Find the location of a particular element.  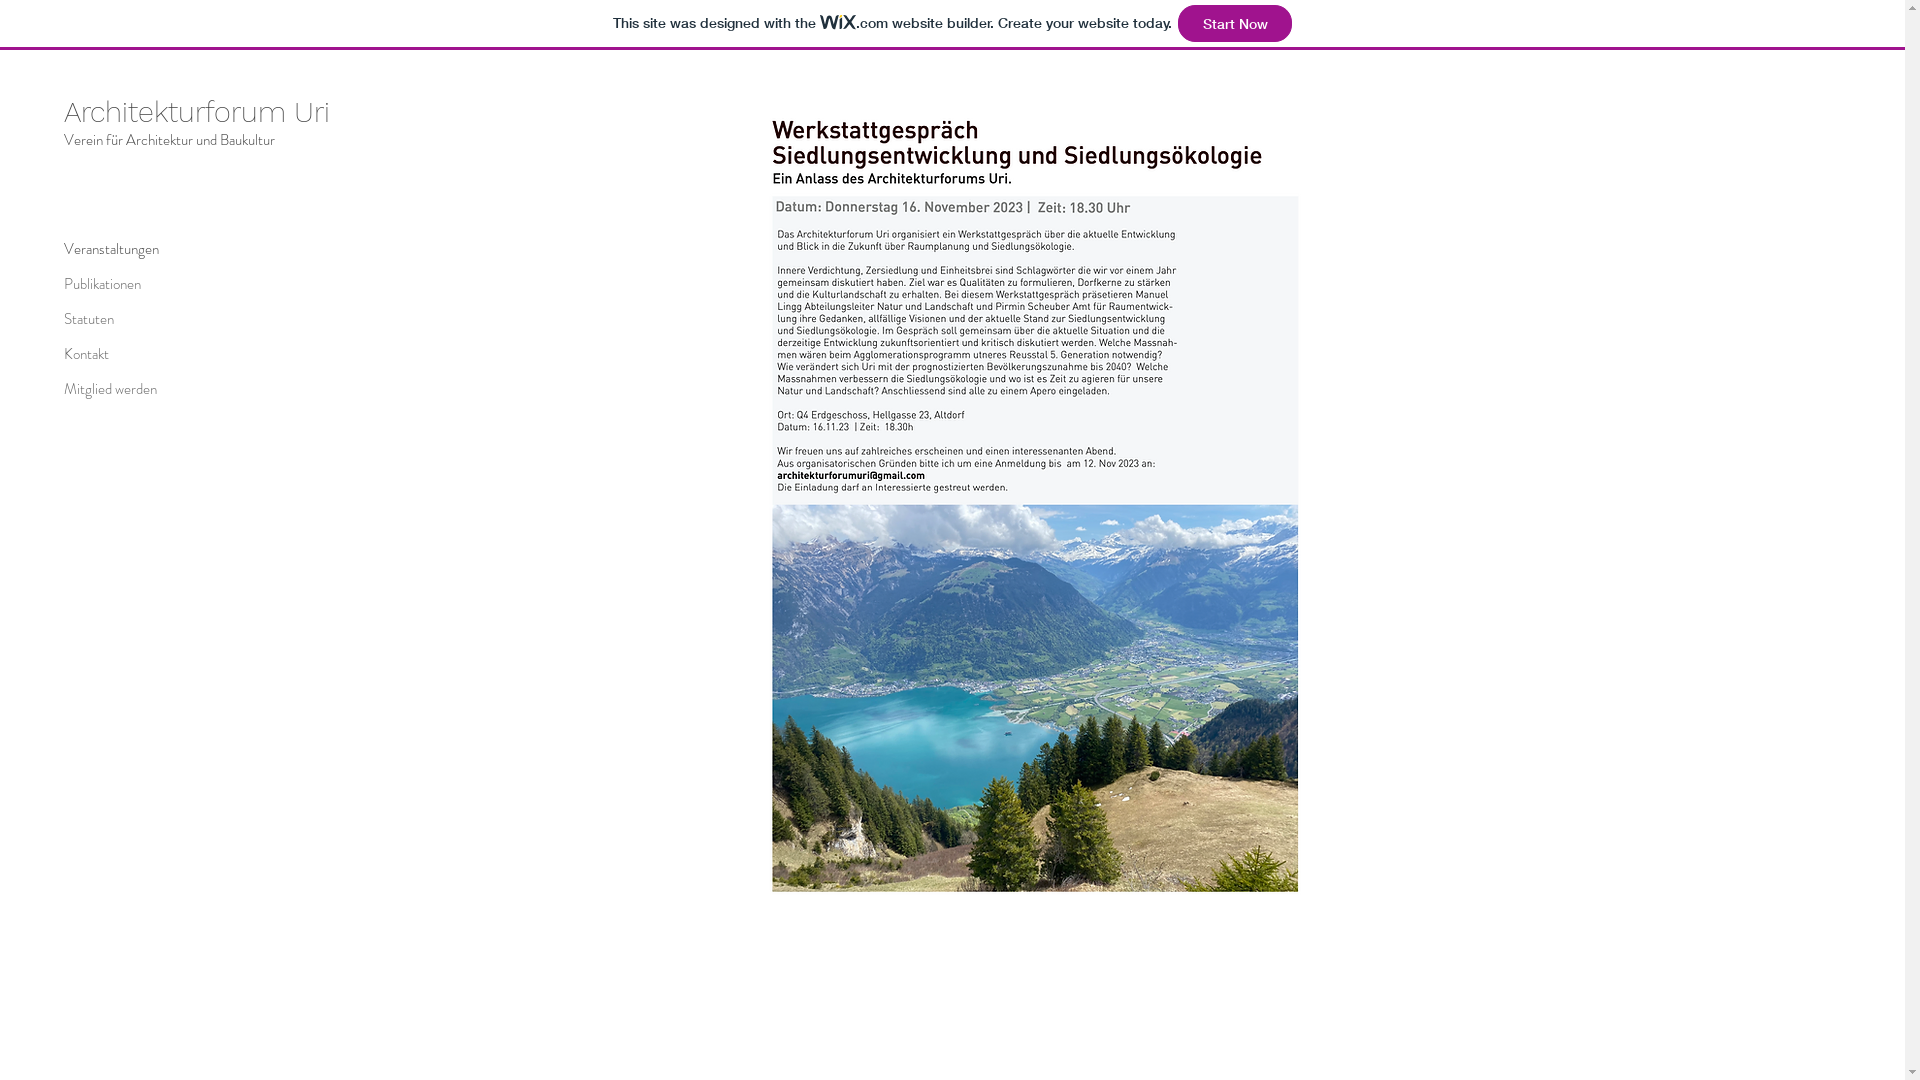

'Publikationen' is located at coordinates (133, 284).